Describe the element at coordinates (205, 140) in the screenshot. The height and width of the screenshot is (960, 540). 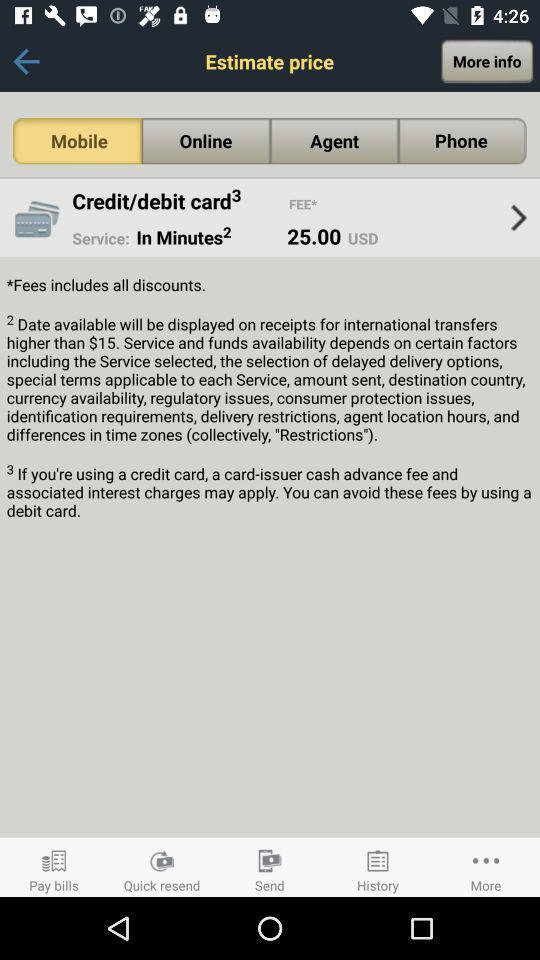
I see `the online option` at that location.